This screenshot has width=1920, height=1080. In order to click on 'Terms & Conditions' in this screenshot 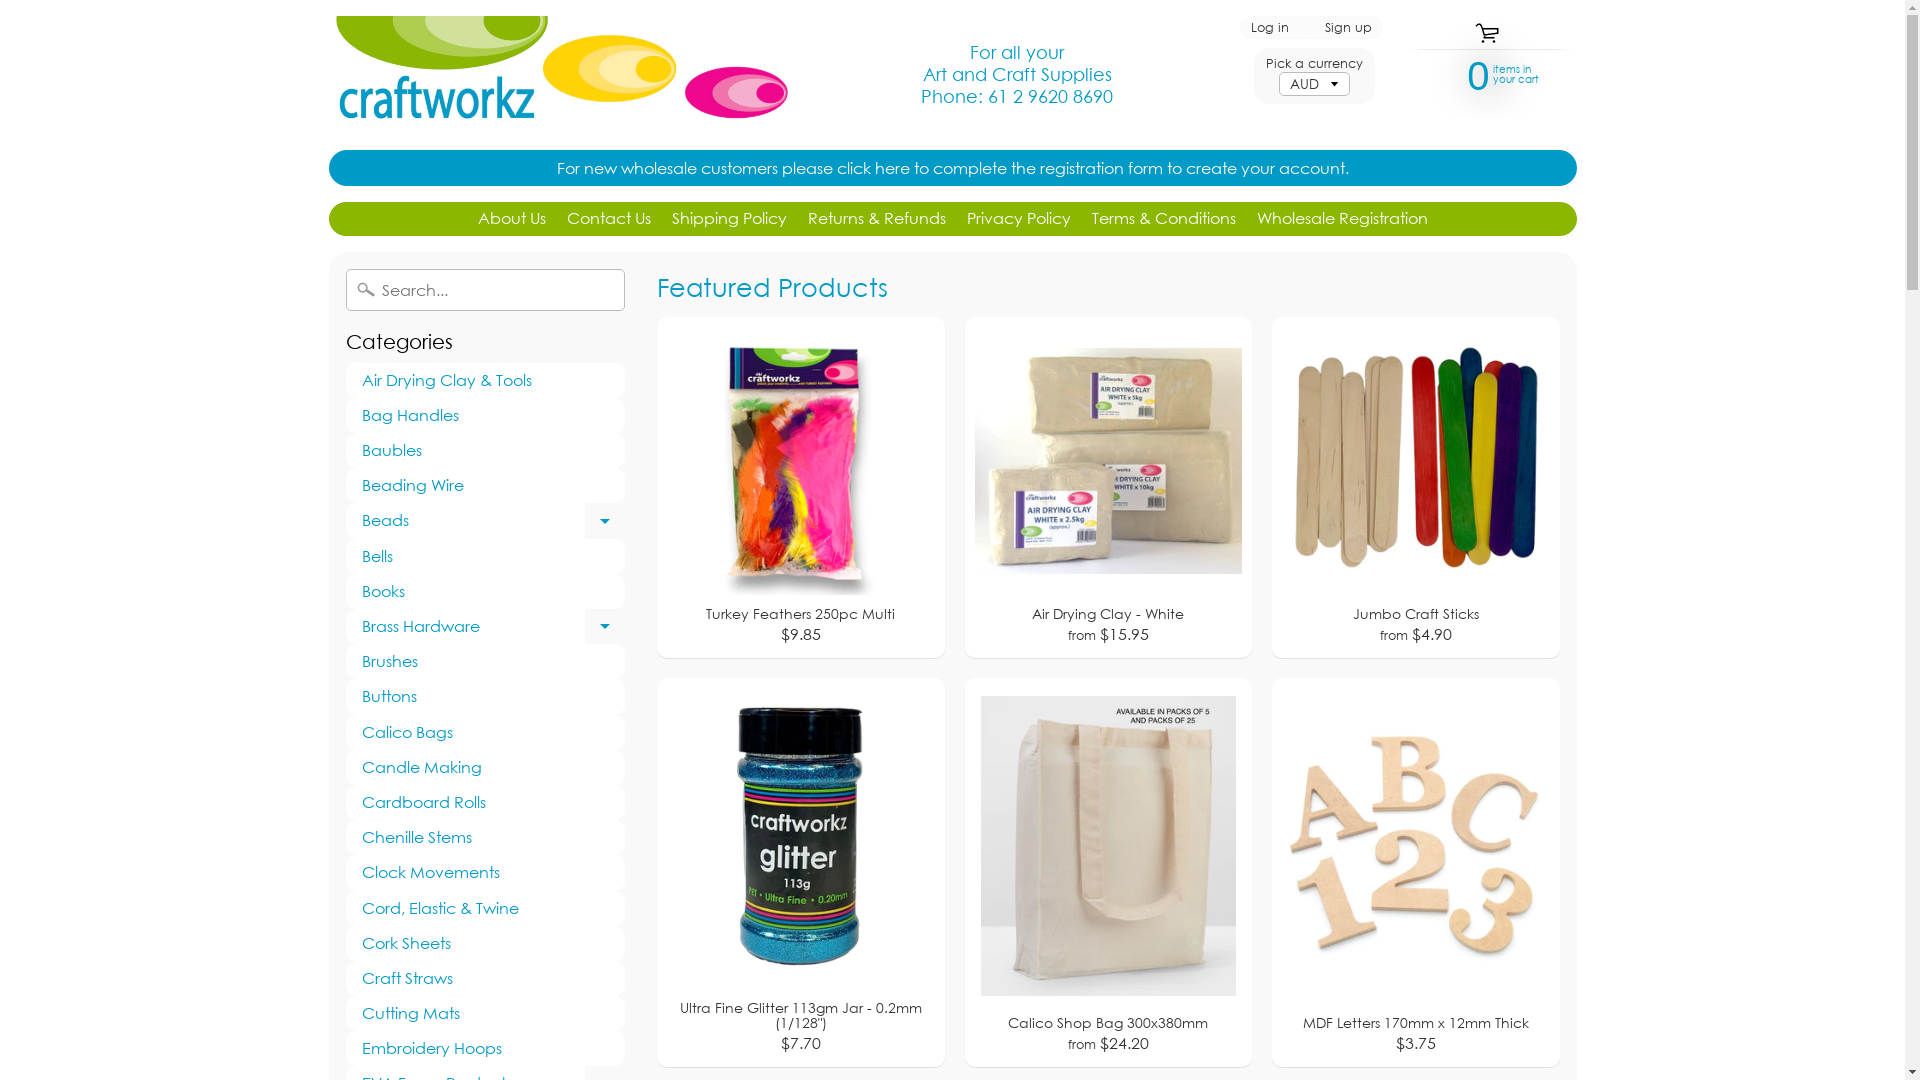, I will do `click(1163, 219)`.